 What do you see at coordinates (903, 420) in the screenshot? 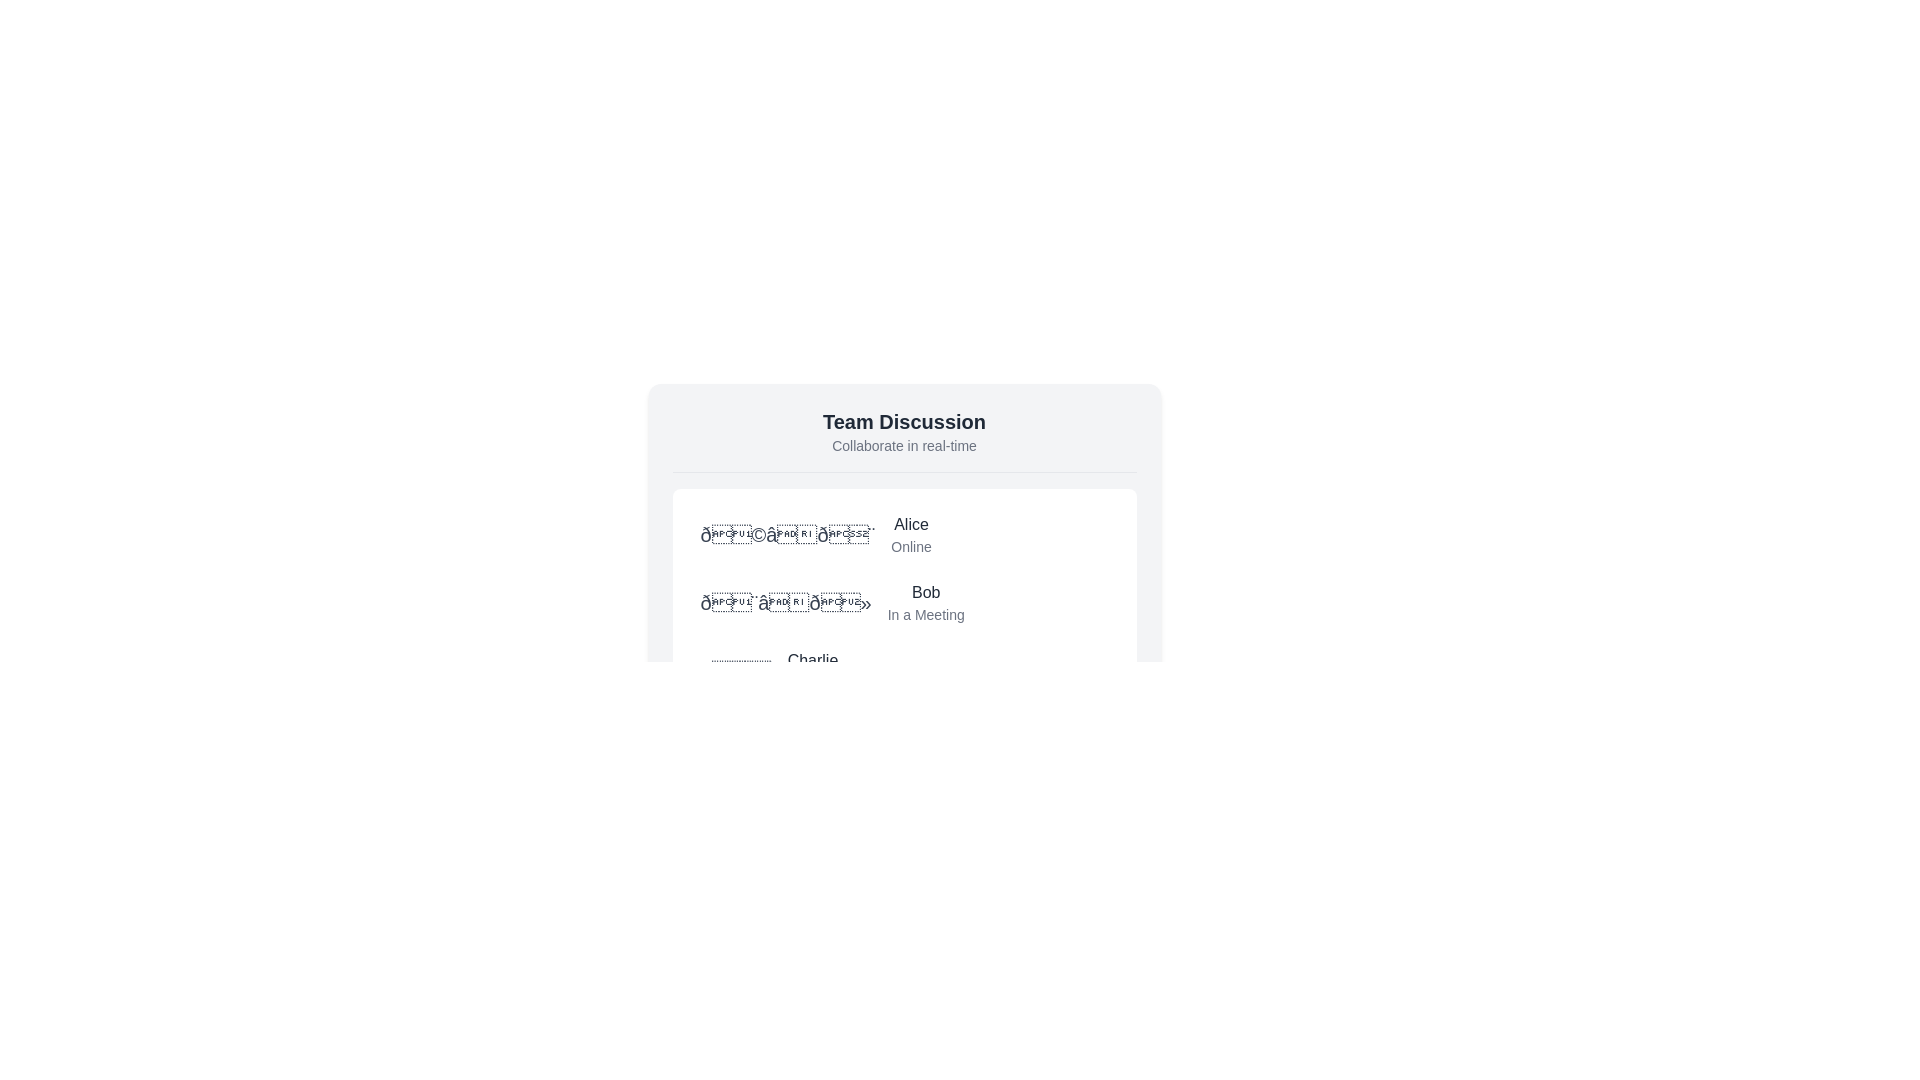
I see `heading text 'Team Discussion' for context, which is a bold label positioned near the upper center of the interface, serving as the primary header in a sectioned group` at bounding box center [903, 420].